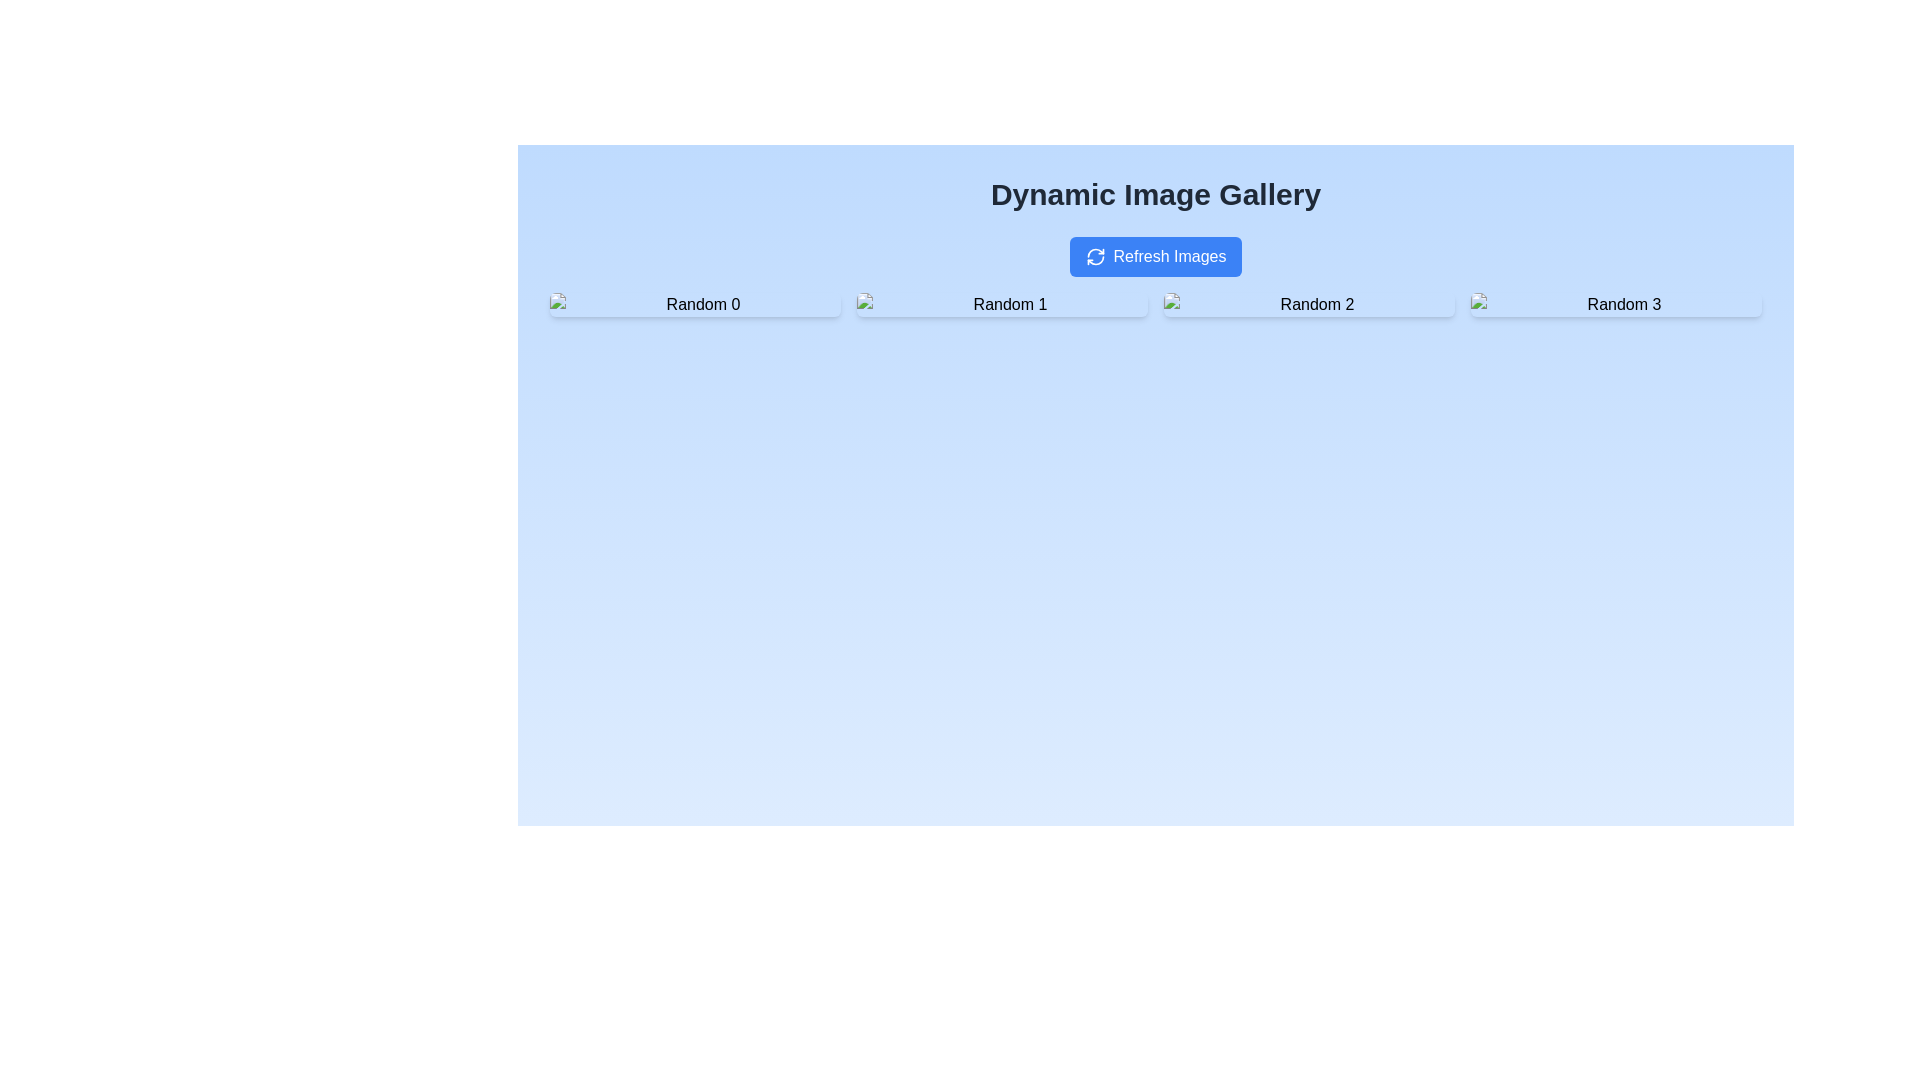  Describe the element at coordinates (695, 304) in the screenshot. I see `the image in the composite component, located at the top-left corner of the grid layout` at that location.